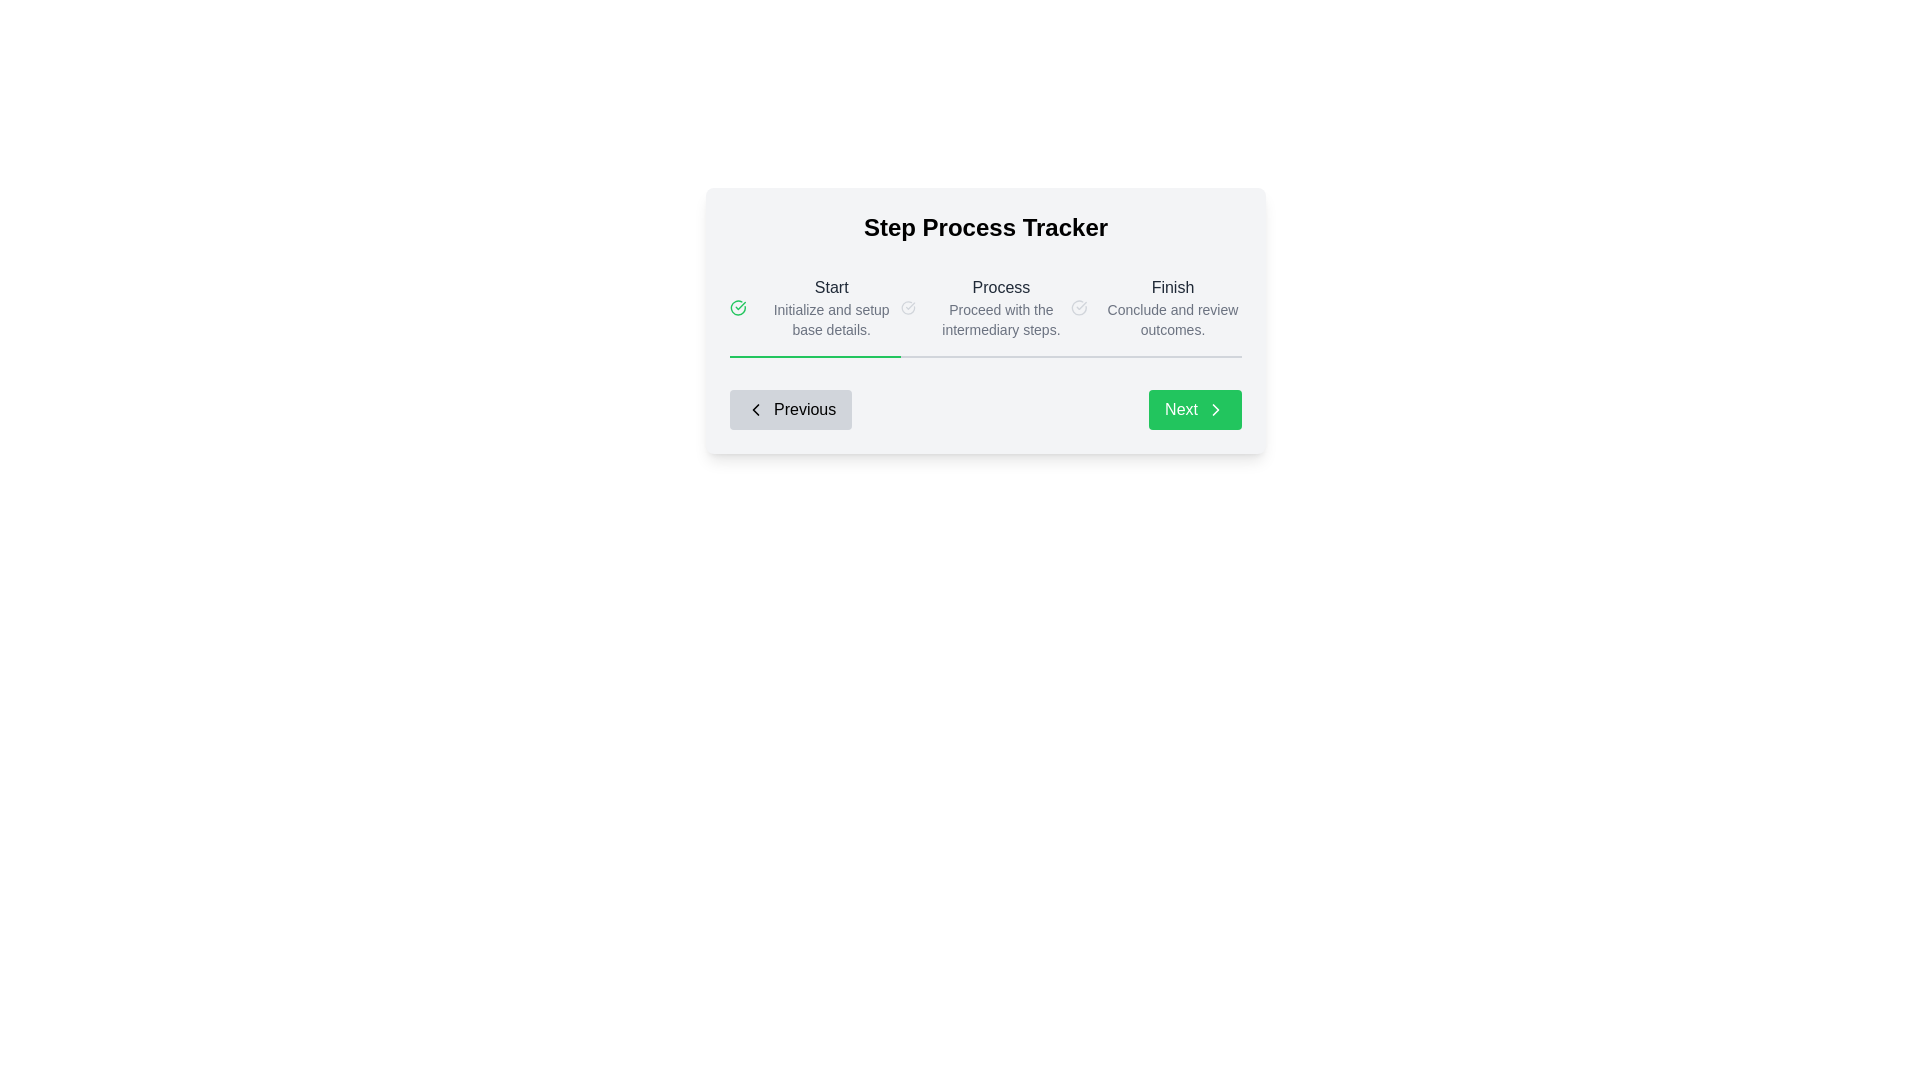 The height and width of the screenshot is (1080, 1920). What do you see at coordinates (754, 408) in the screenshot?
I see `the left-facing chevron arrow icon within the 'Previous' button located in the bottom left section of the step tracker interface` at bounding box center [754, 408].